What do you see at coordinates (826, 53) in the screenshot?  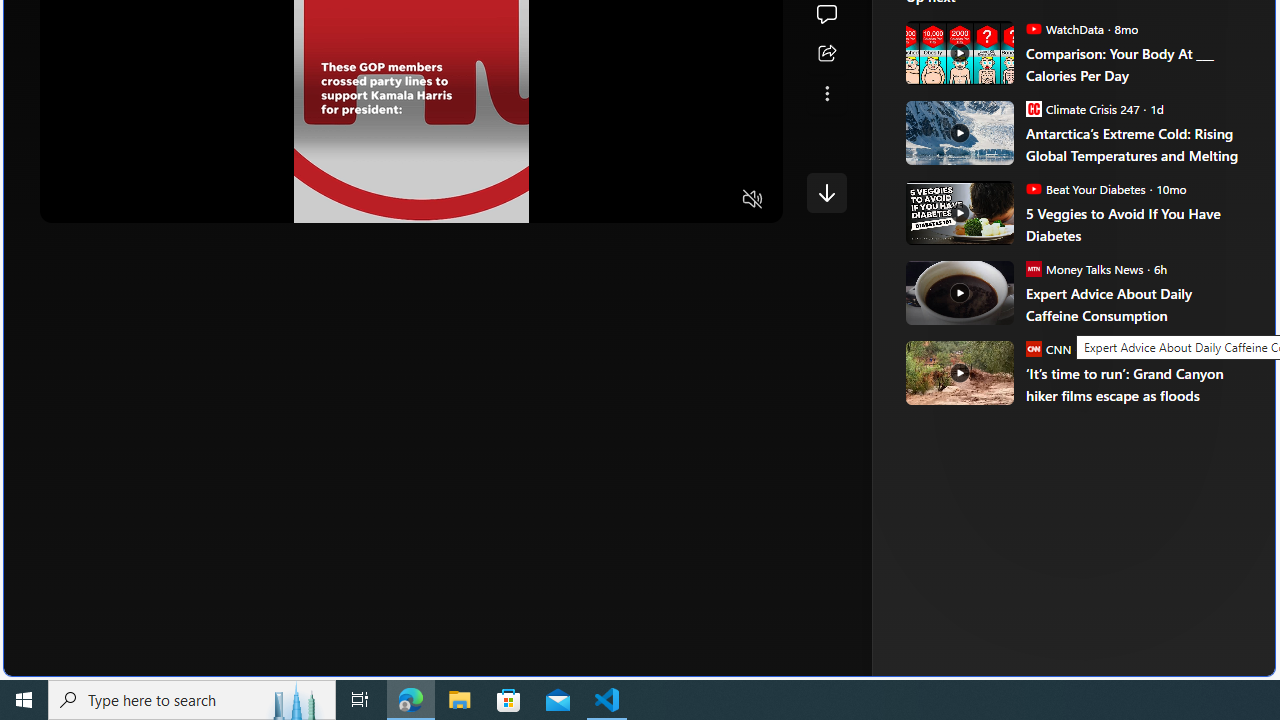 I see `'Share this story'` at bounding box center [826, 53].